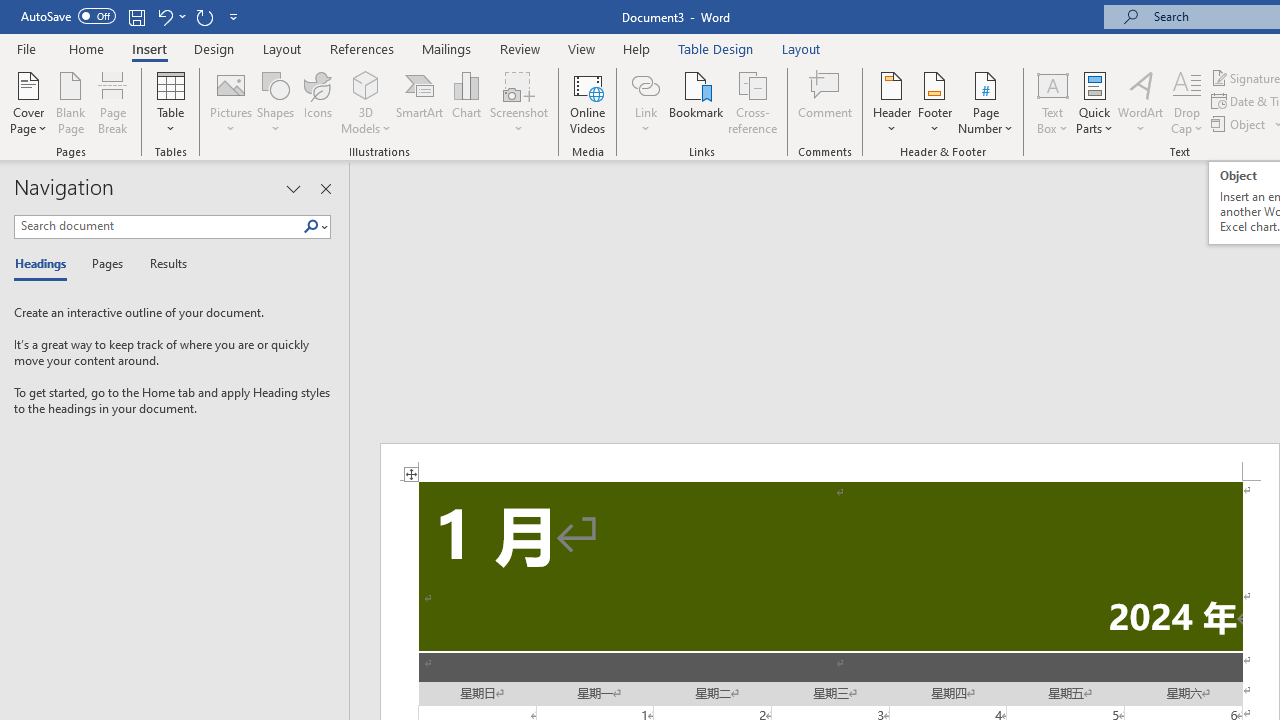 The image size is (1280, 720). Describe the element at coordinates (45, 264) in the screenshot. I see `'Headings'` at that location.